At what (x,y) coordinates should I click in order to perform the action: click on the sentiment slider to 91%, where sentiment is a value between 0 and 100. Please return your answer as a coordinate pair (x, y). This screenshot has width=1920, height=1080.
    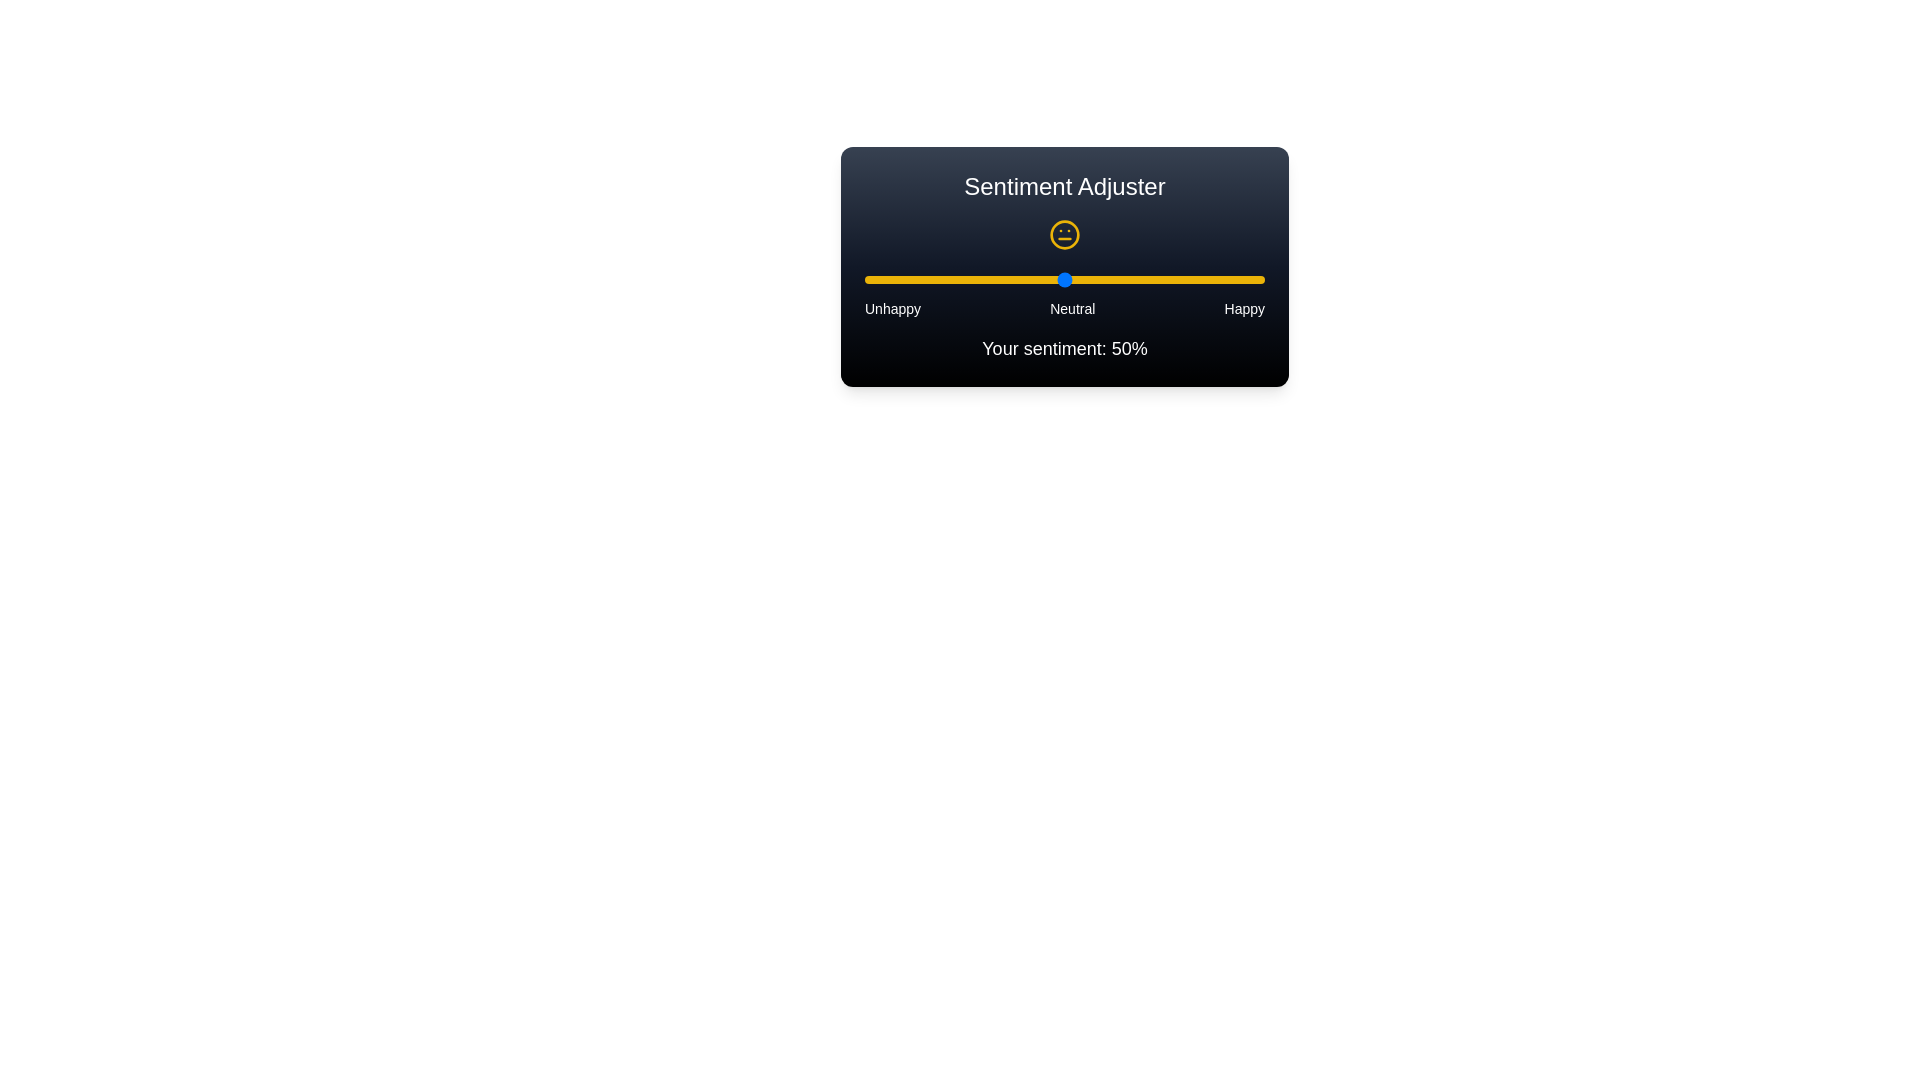
    Looking at the image, I should click on (1227, 280).